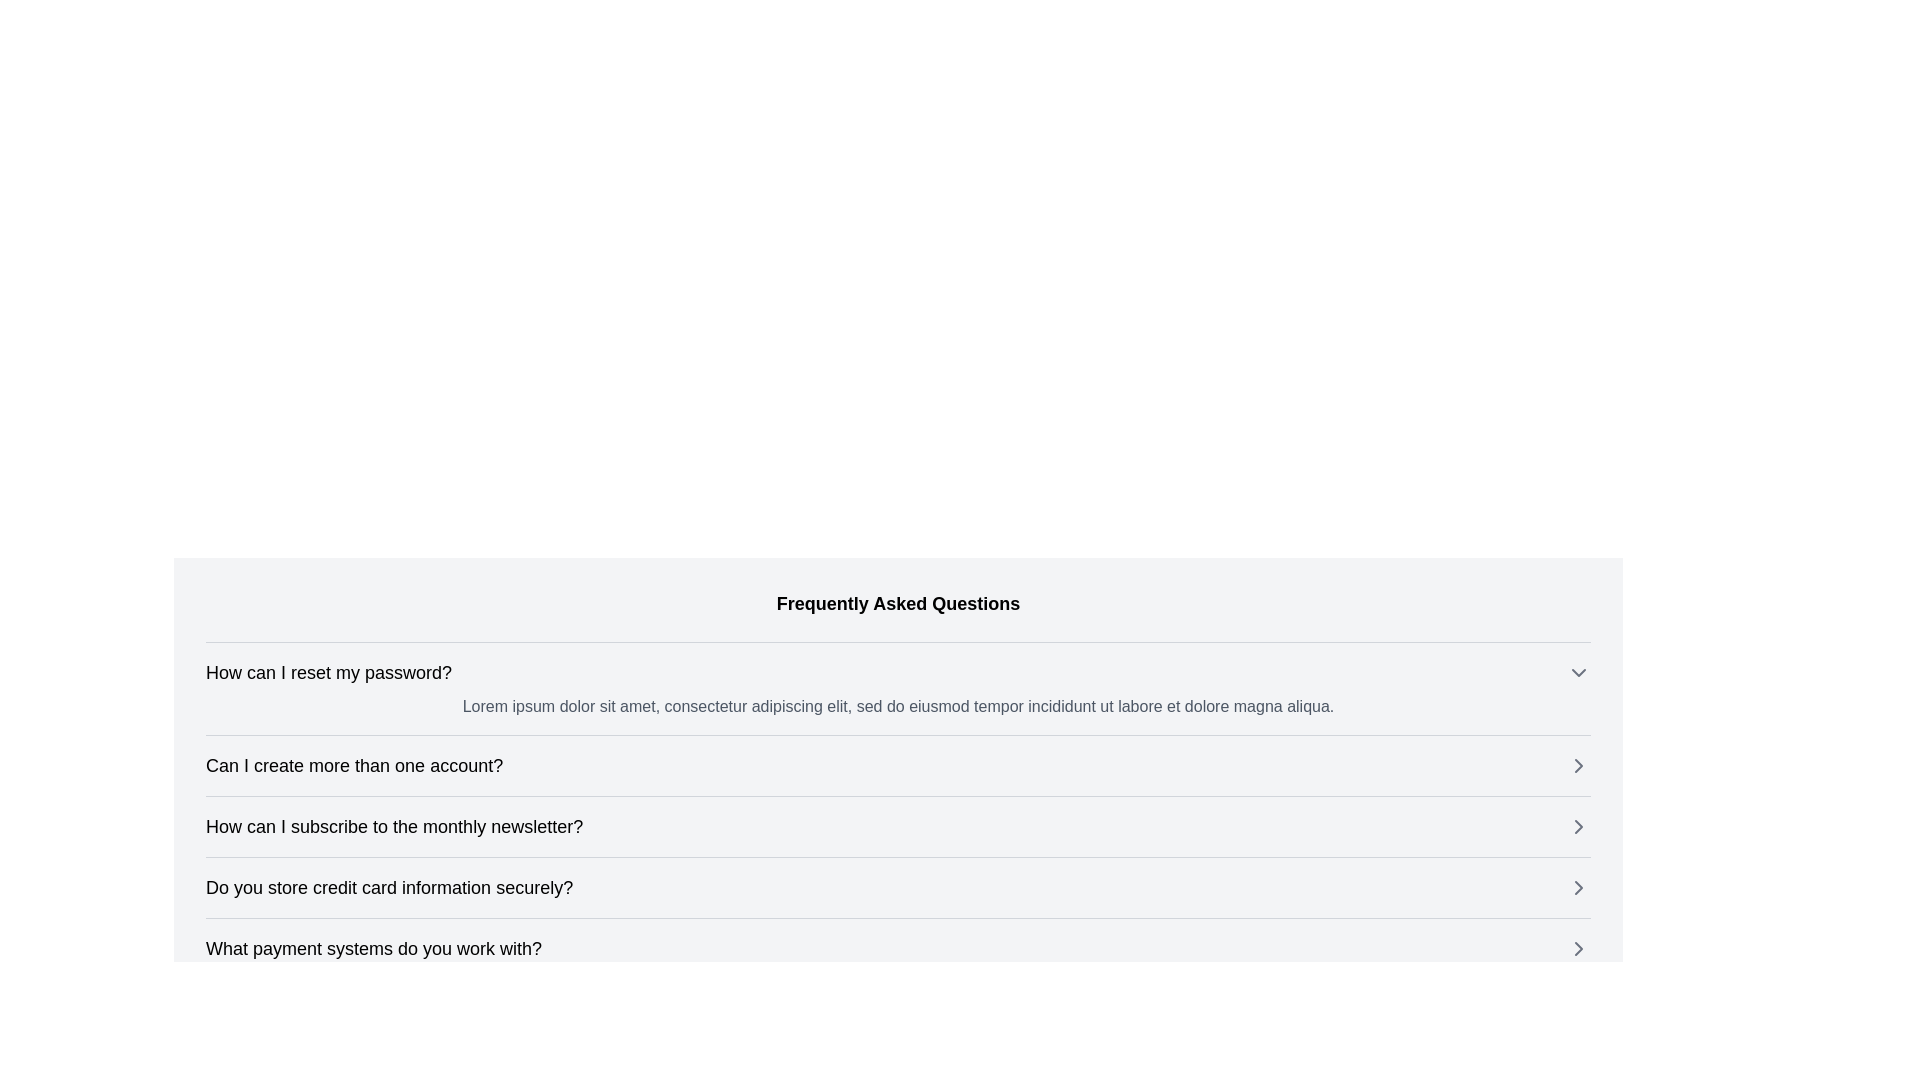 This screenshot has width=1920, height=1080. What do you see at coordinates (1578, 826) in the screenshot?
I see `the right-pointing chevron icon, which is styled in gray and indicates expandability or navigation, to trigger a visual response` at bounding box center [1578, 826].